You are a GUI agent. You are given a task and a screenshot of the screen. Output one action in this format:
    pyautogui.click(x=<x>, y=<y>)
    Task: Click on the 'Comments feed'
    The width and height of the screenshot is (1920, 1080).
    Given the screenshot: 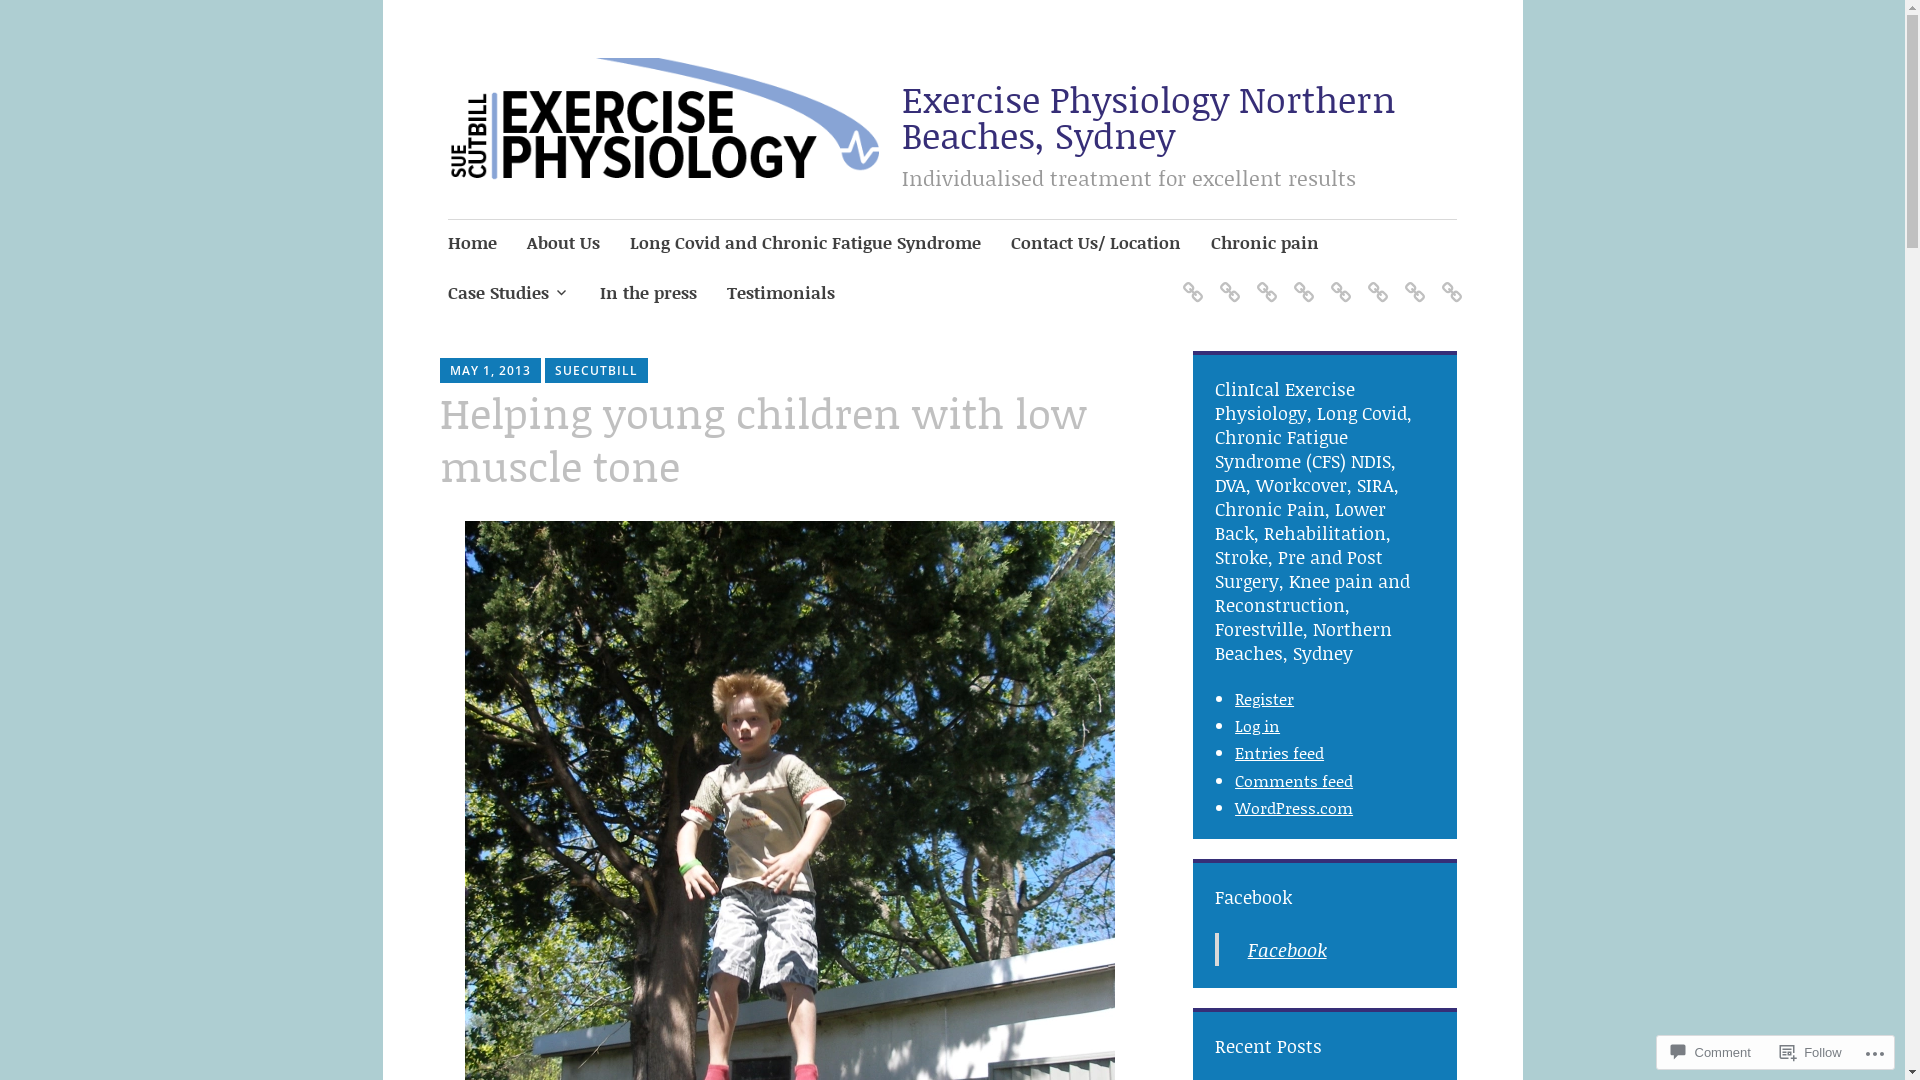 What is the action you would take?
    pyautogui.click(x=1294, y=779)
    